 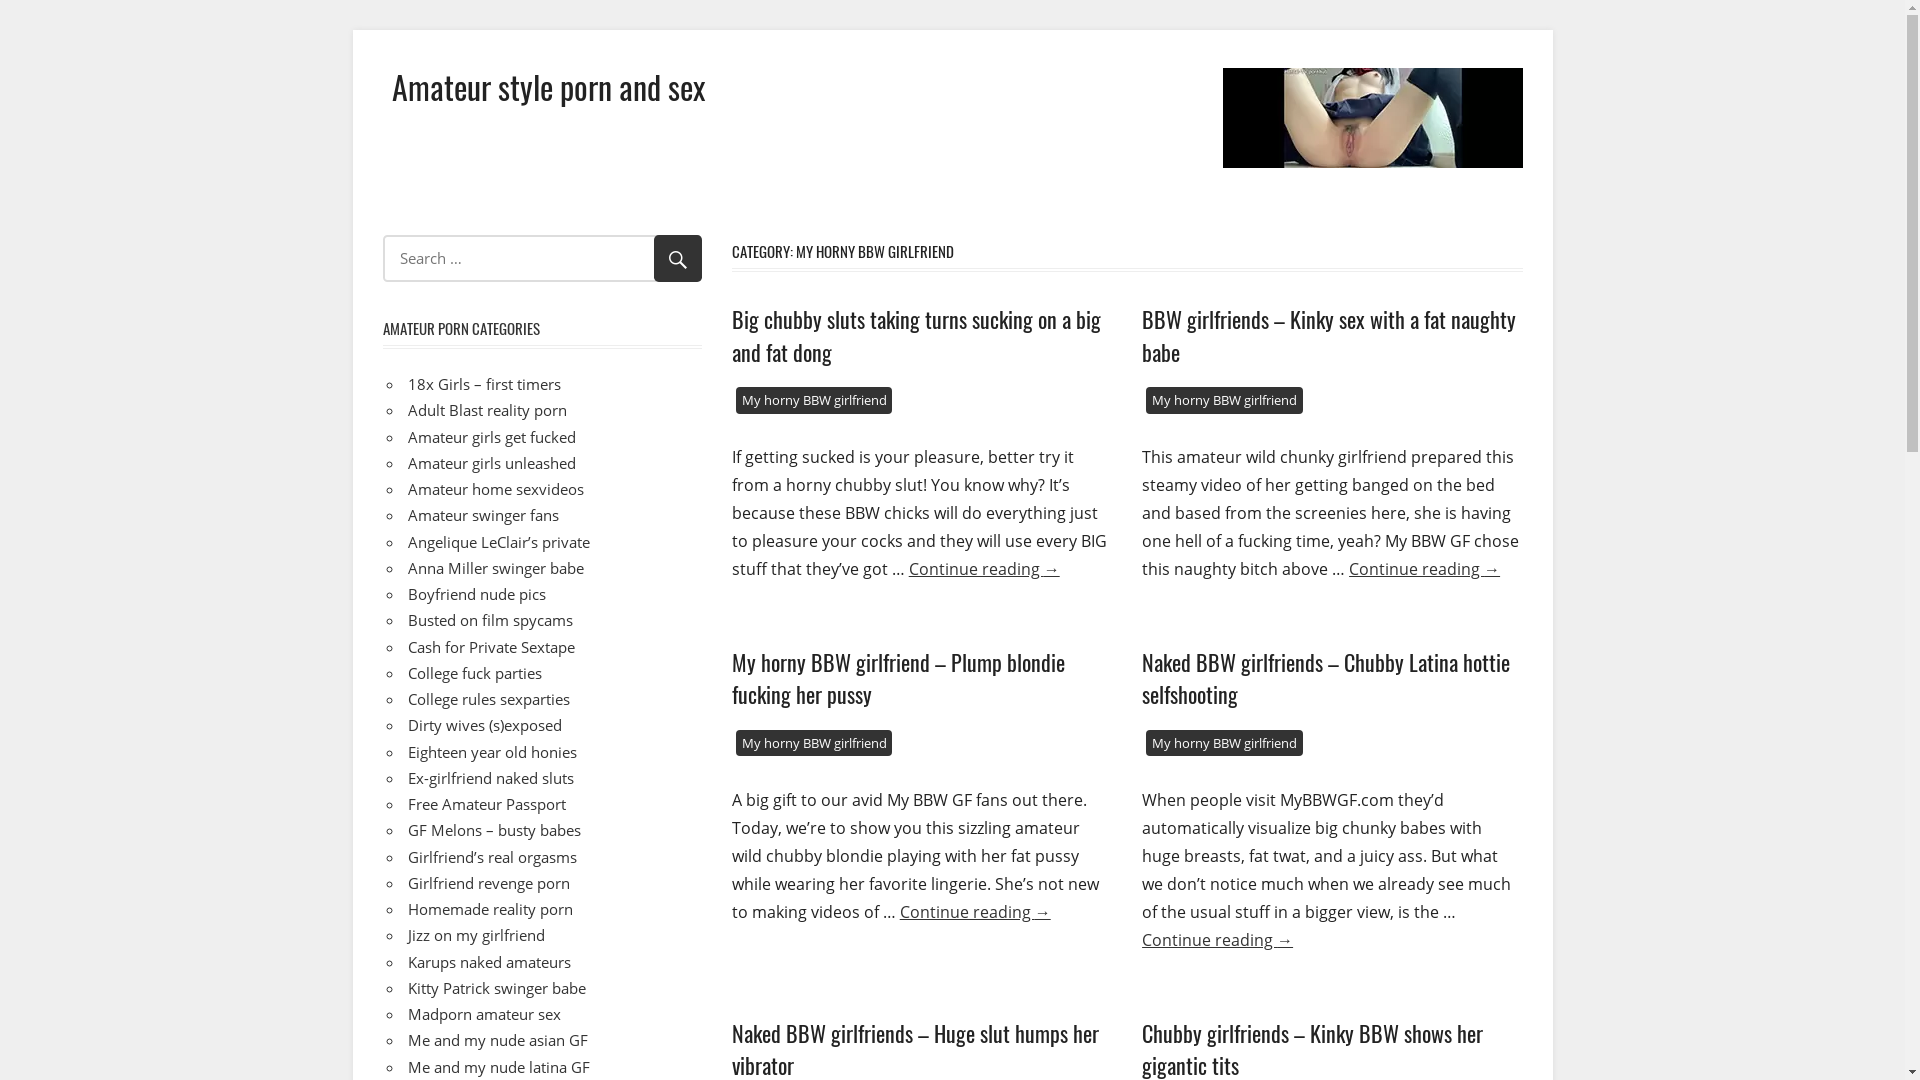 I want to click on 'Amateur girls unleashed', so click(x=407, y=462).